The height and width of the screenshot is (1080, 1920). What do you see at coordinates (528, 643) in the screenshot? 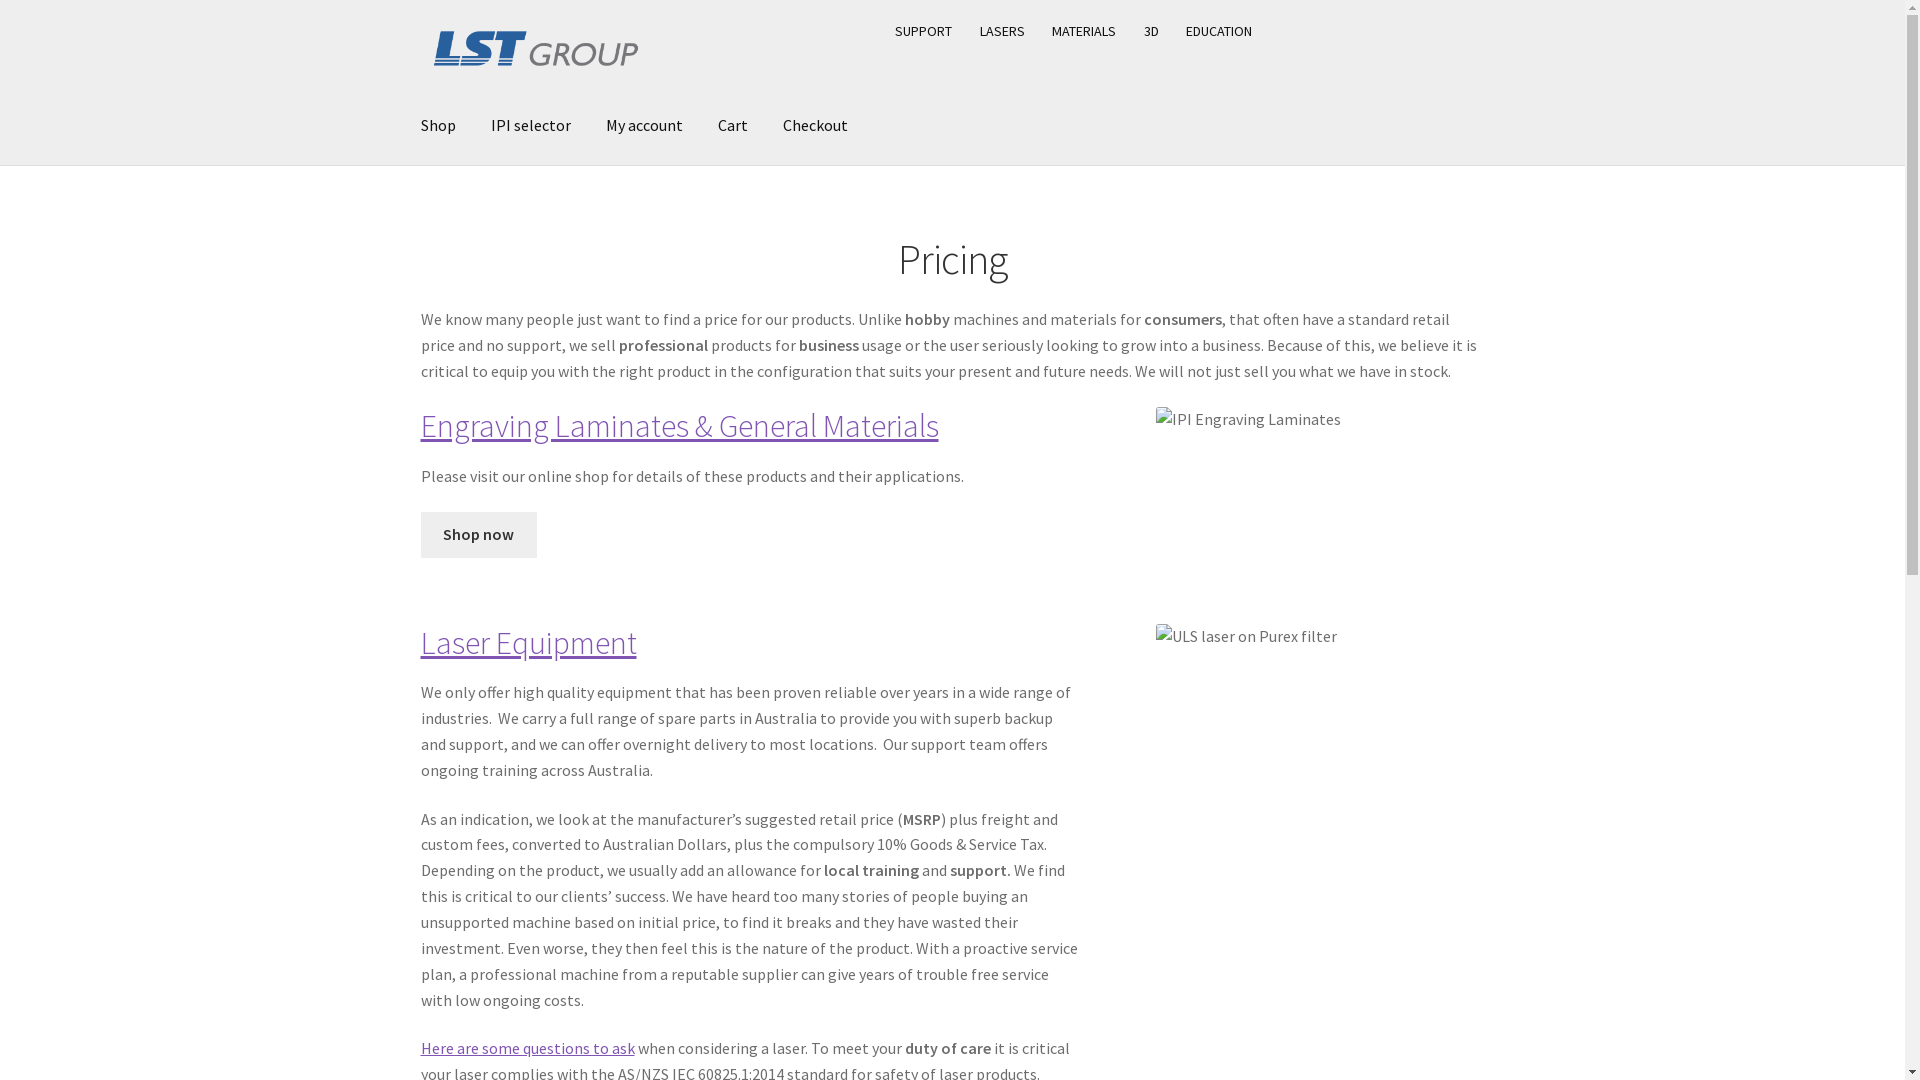
I see `'Laser Equipment'` at bounding box center [528, 643].